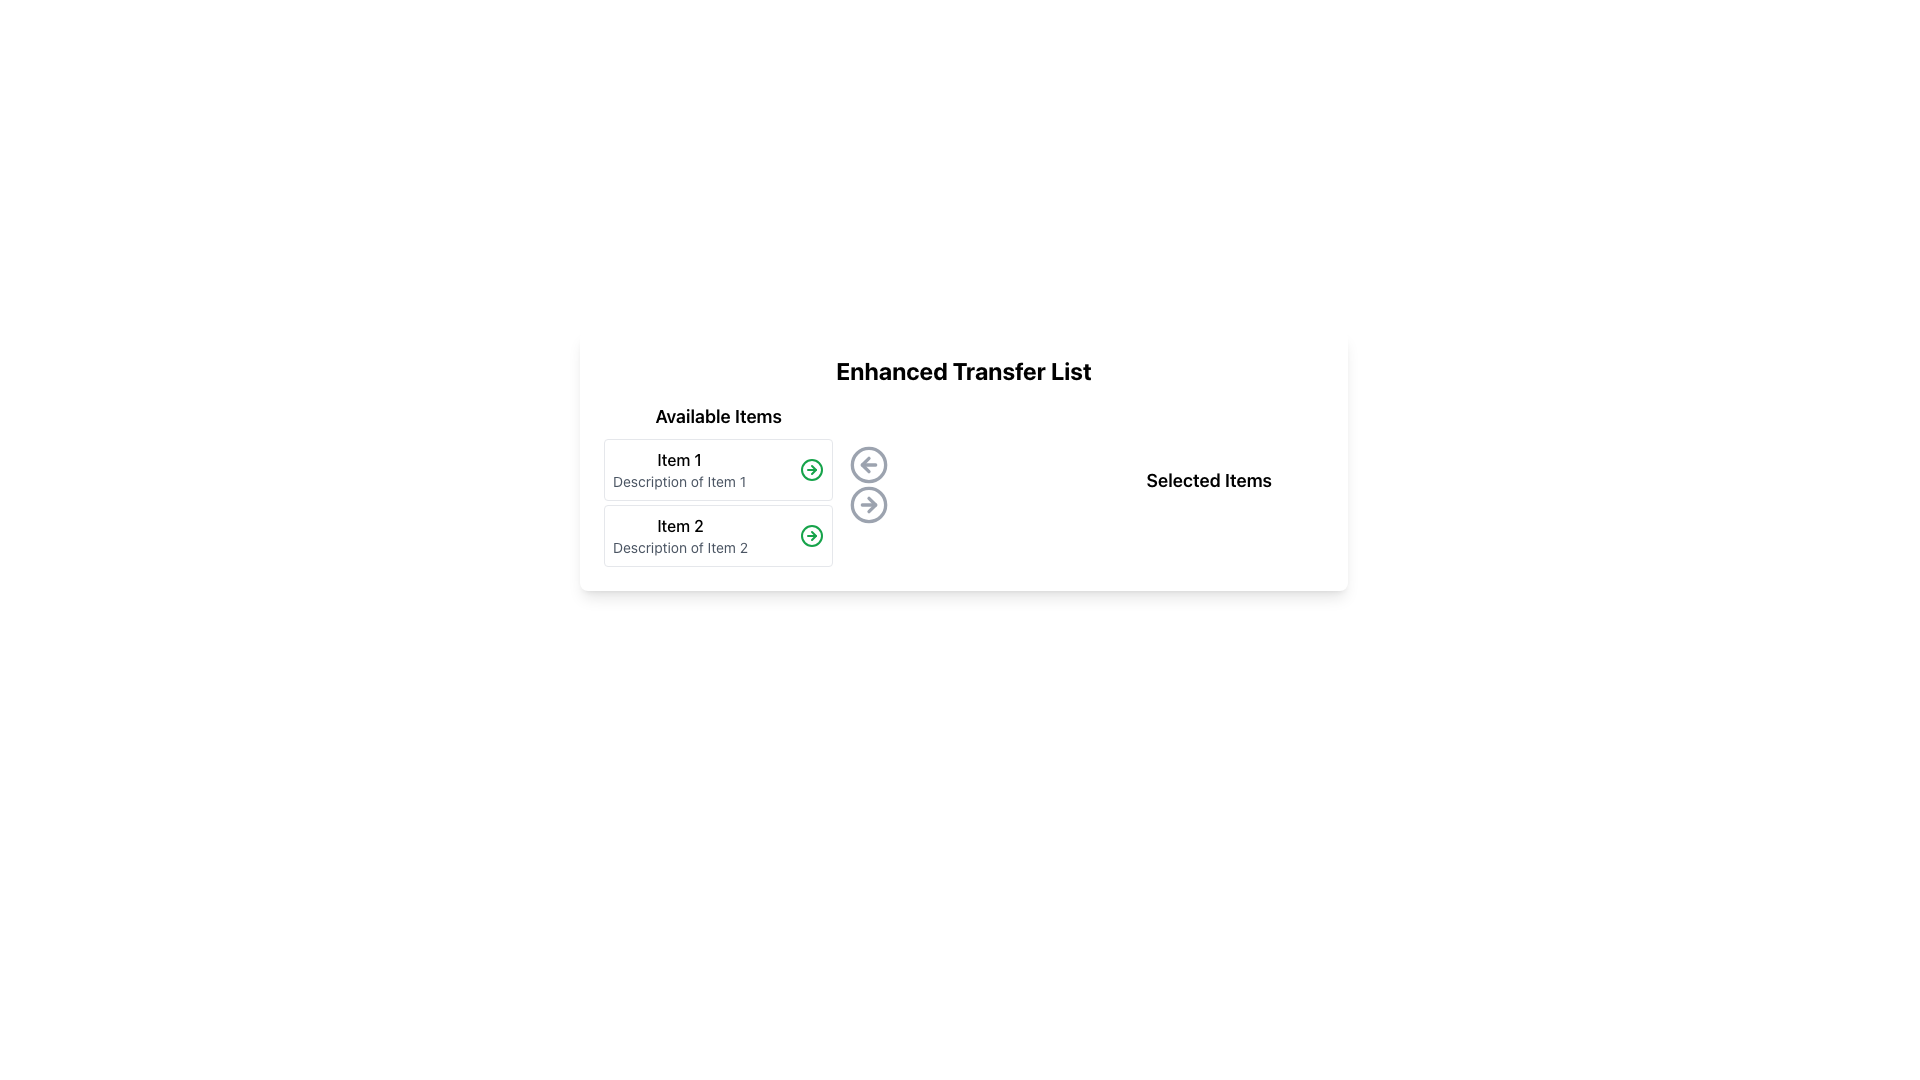 Image resolution: width=1920 pixels, height=1080 pixels. I want to click on the text block labeled 'Item 1' in the 'Available Items' section, so click(679, 470).